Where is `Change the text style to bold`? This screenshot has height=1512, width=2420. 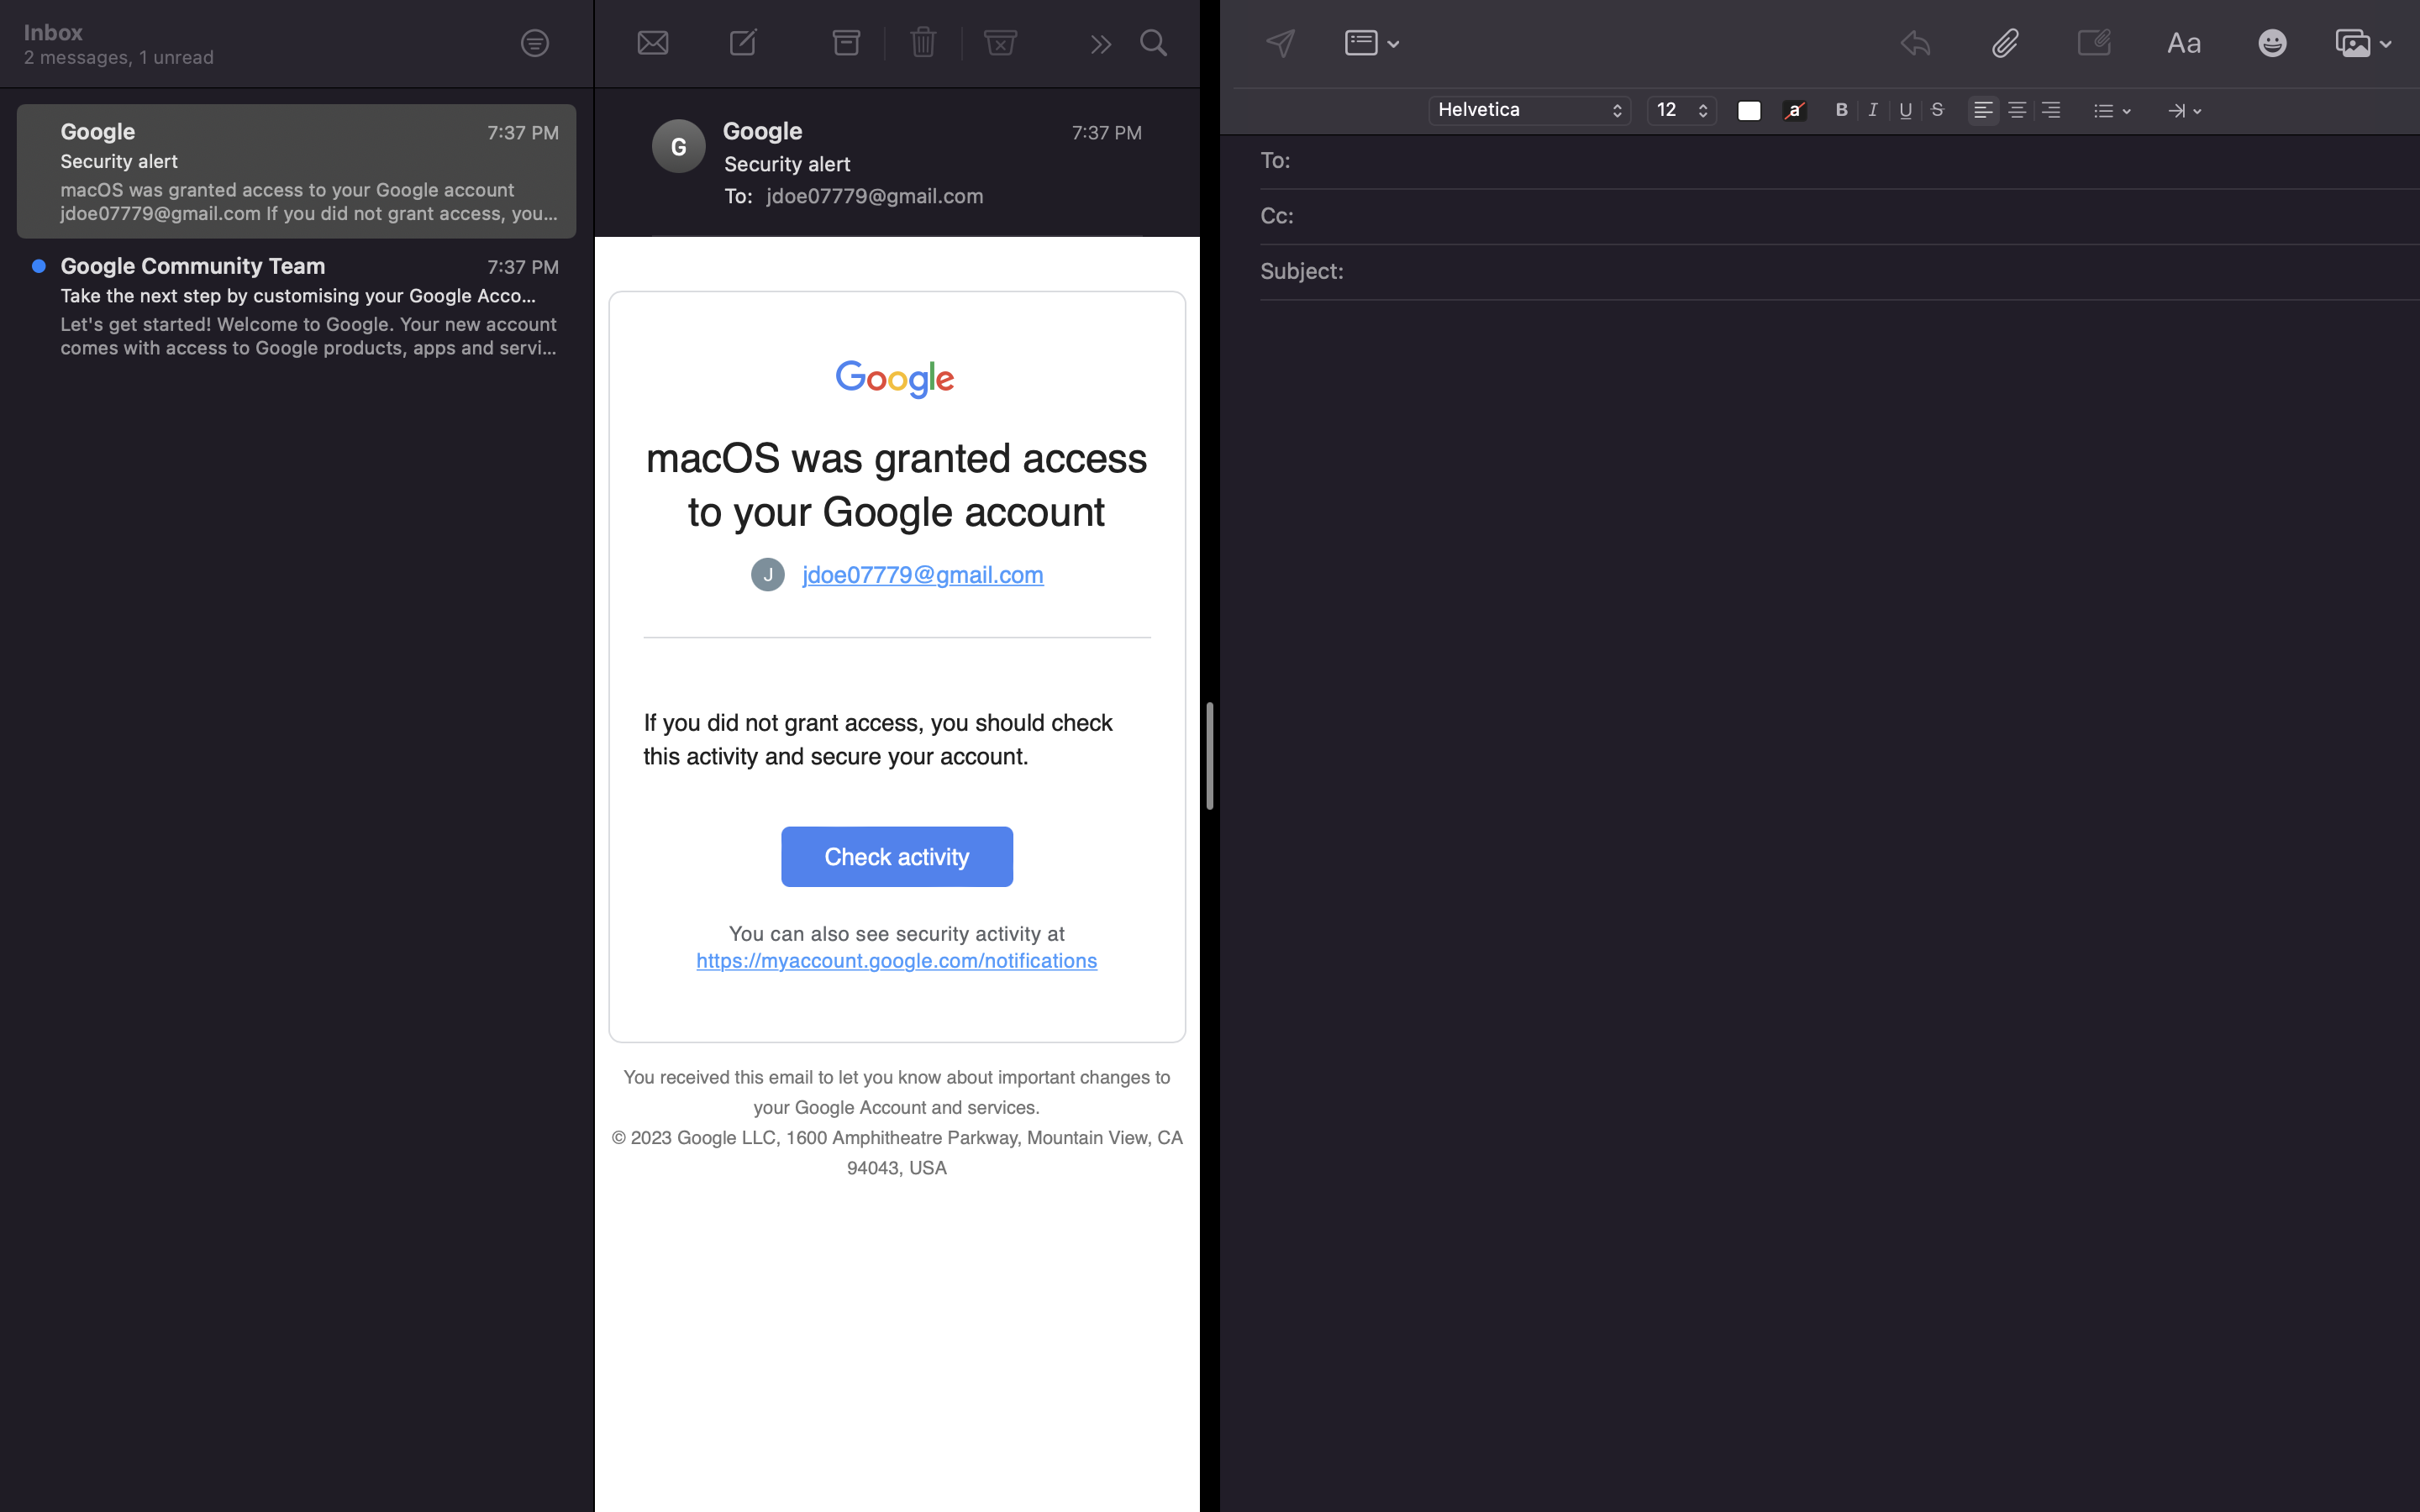 Change the text style to bold is located at coordinates (1842, 108).